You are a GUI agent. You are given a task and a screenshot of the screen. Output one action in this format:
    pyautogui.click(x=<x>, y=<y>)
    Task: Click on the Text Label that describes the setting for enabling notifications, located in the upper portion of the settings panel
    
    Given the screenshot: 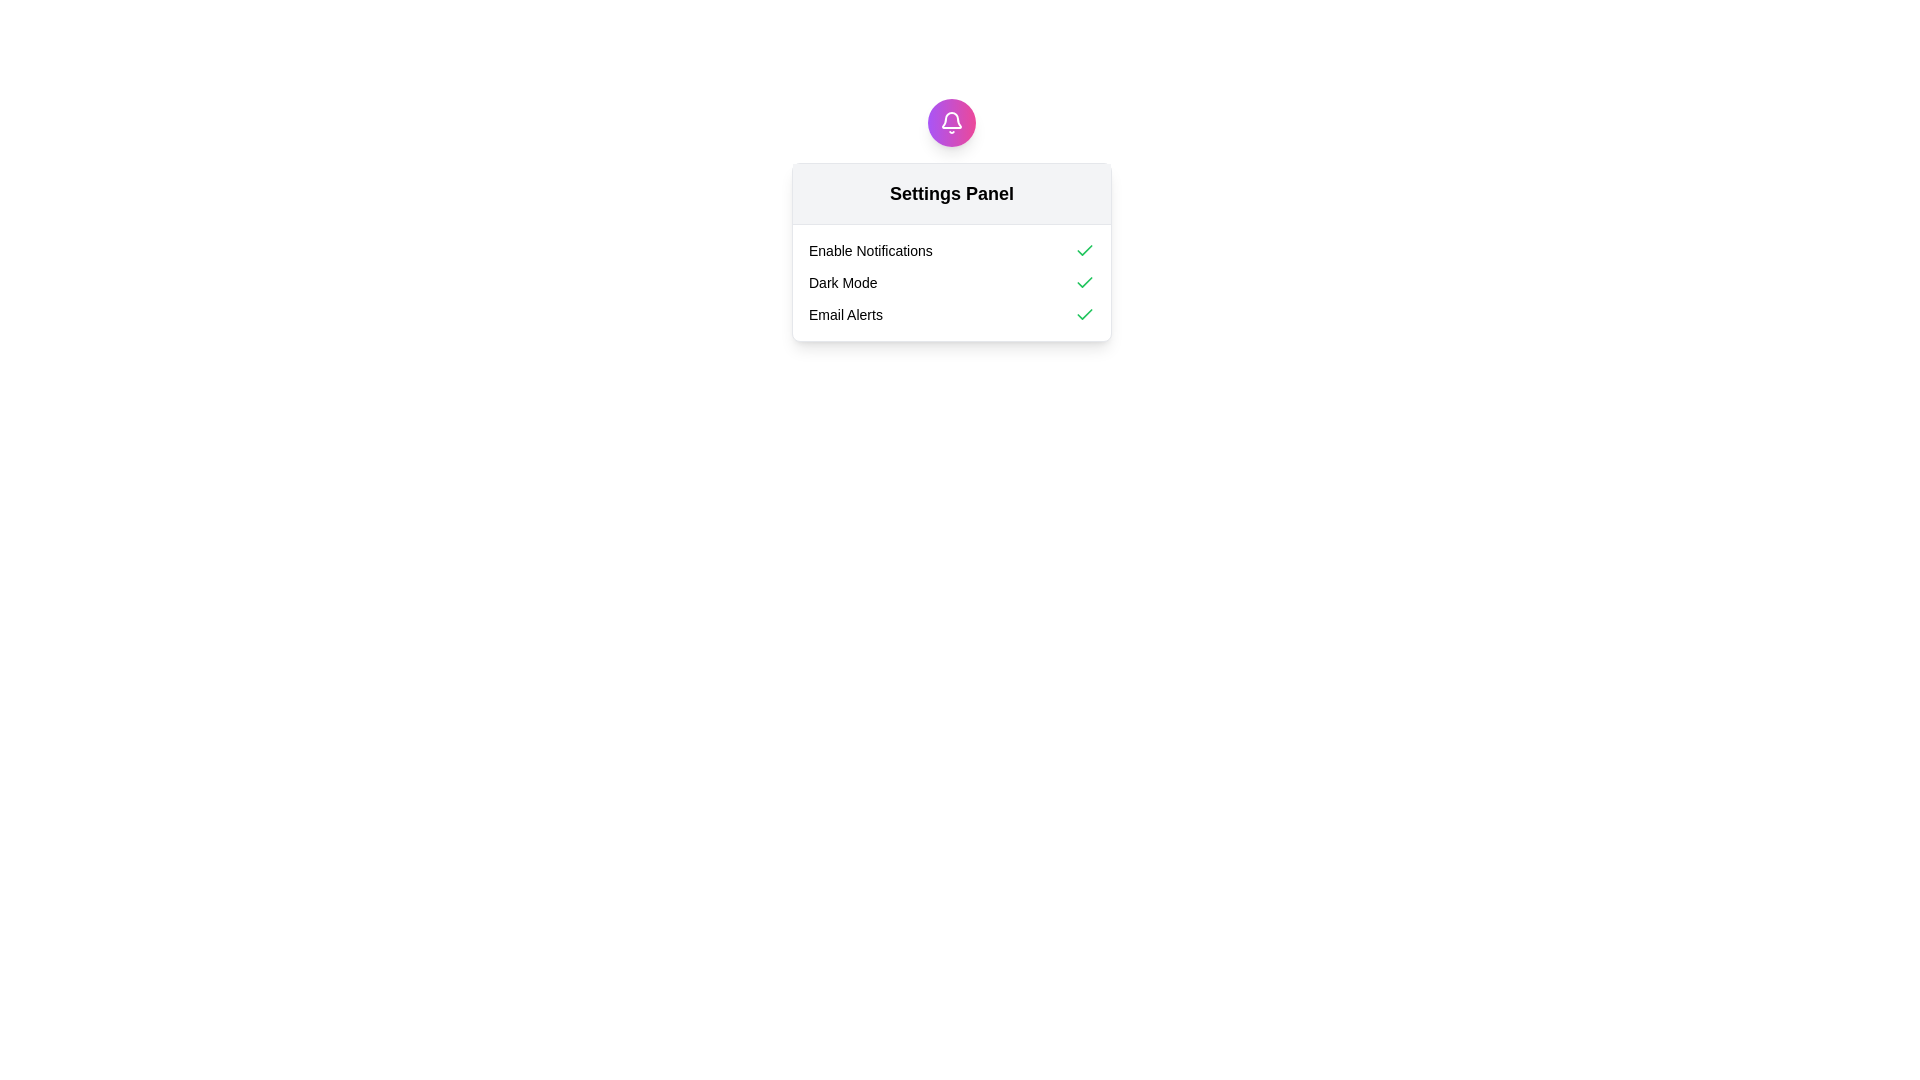 What is the action you would take?
    pyautogui.click(x=870, y=249)
    